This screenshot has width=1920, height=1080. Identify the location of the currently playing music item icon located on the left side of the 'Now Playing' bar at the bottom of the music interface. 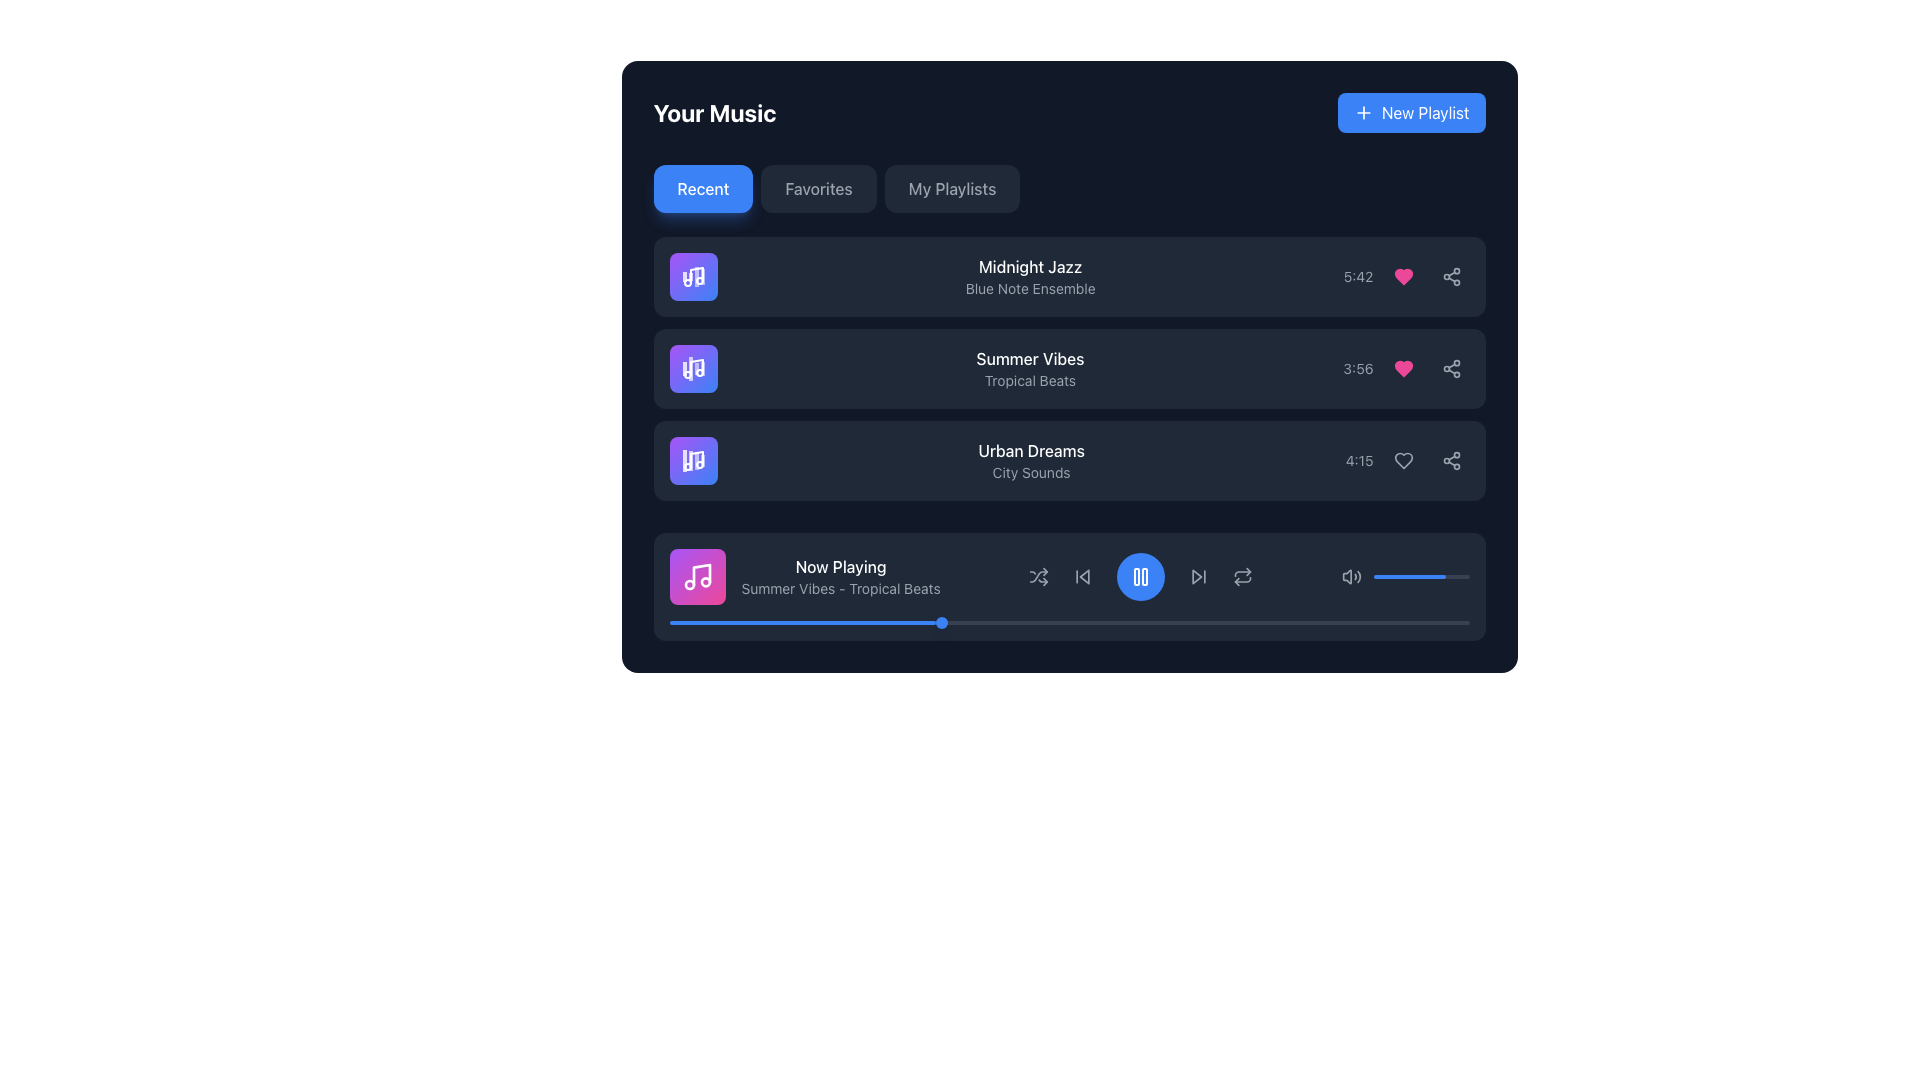
(697, 577).